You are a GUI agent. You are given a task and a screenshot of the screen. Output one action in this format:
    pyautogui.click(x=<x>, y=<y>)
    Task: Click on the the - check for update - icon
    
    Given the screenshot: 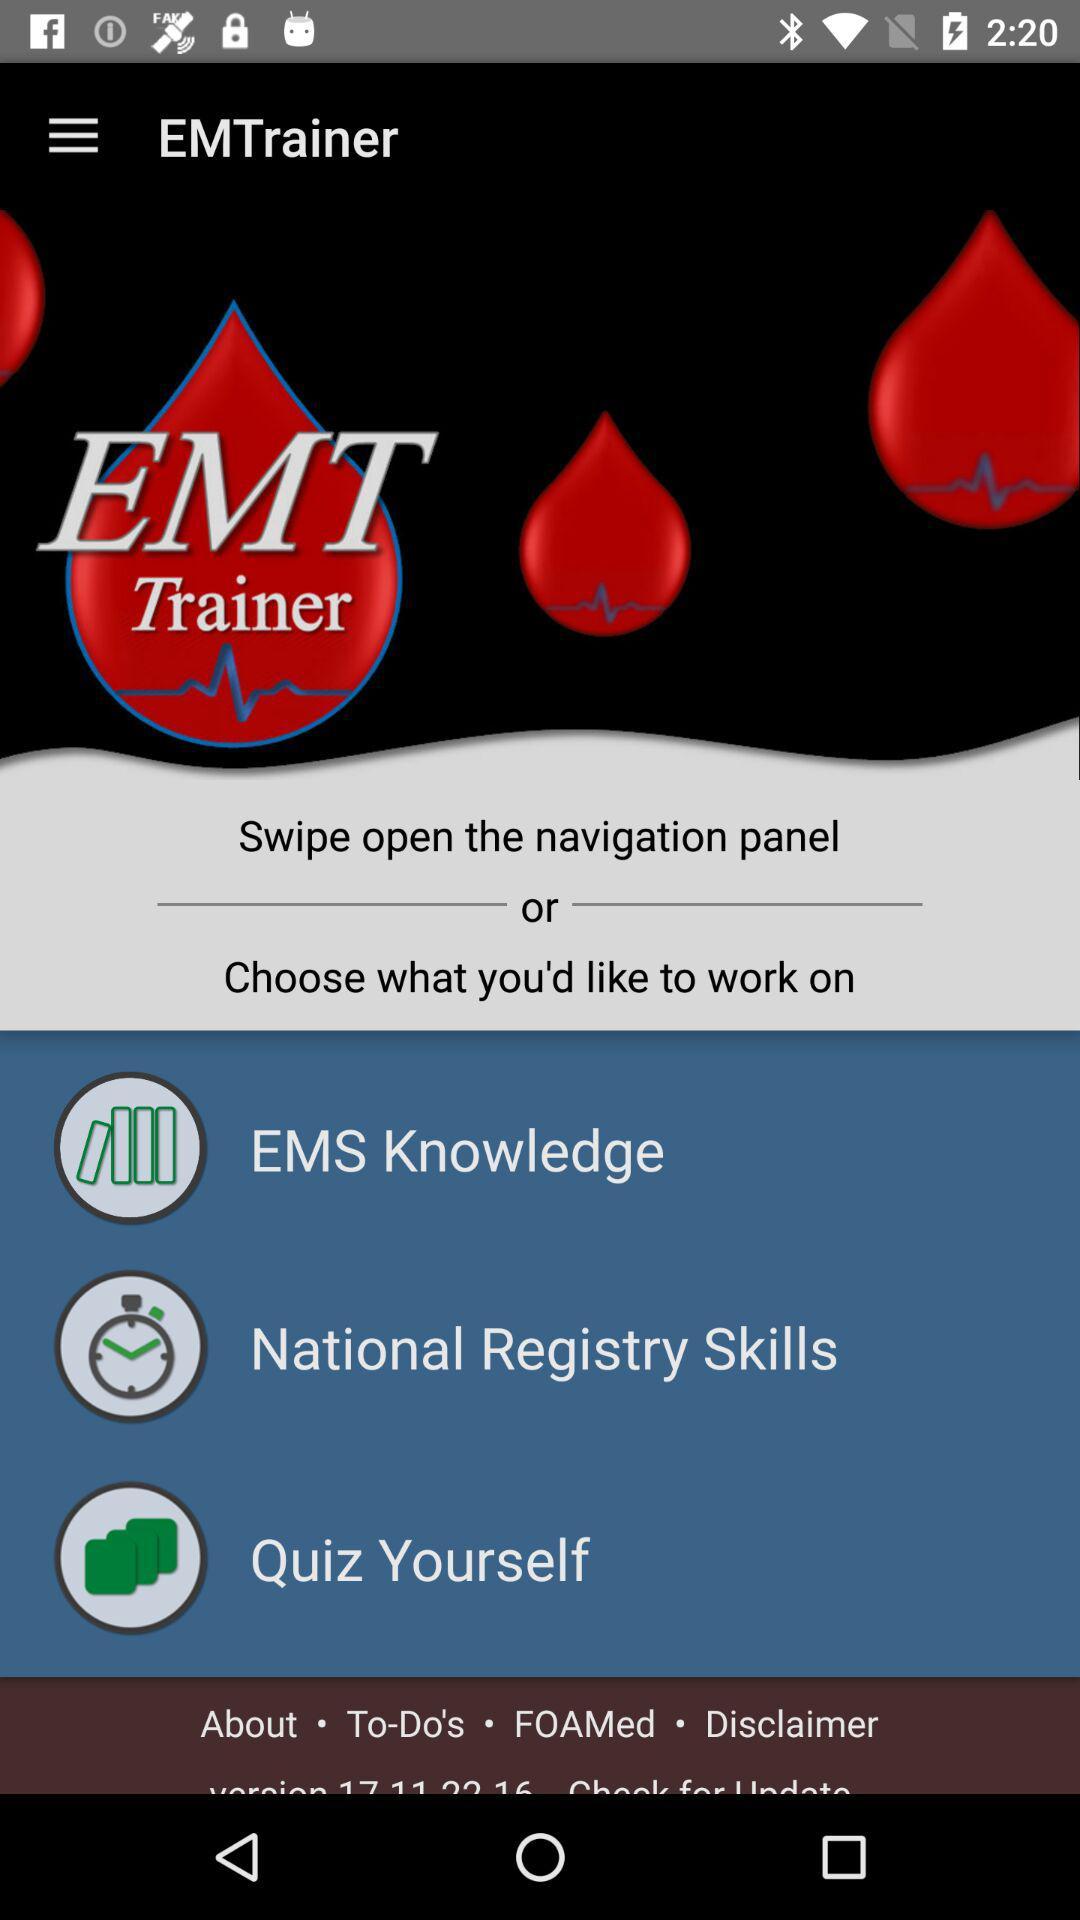 What is the action you would take?
    pyautogui.click(x=708, y=1781)
    